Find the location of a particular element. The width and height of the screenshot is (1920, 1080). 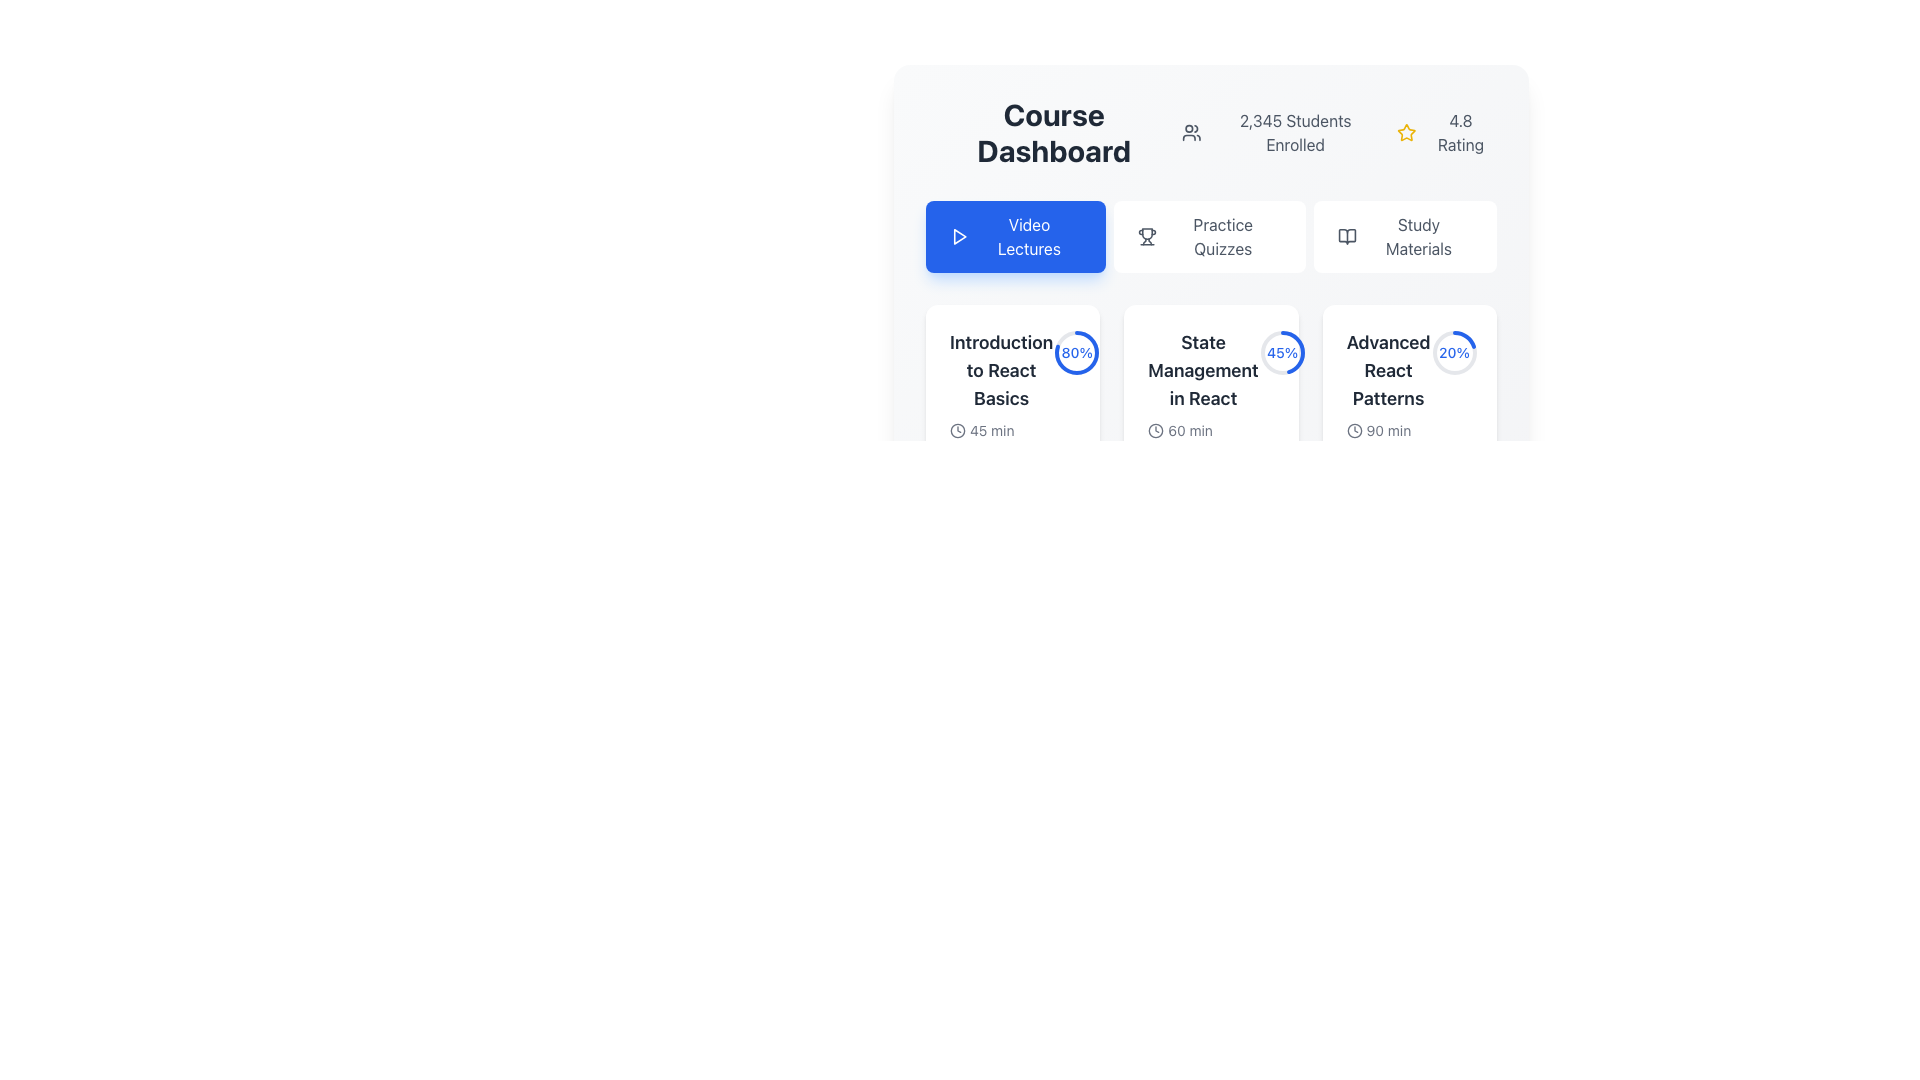

the study materials button located in the top right portion of the 'Course Dashboard', which is the third button in a horizontal group of three buttons is located at coordinates (1404, 235).